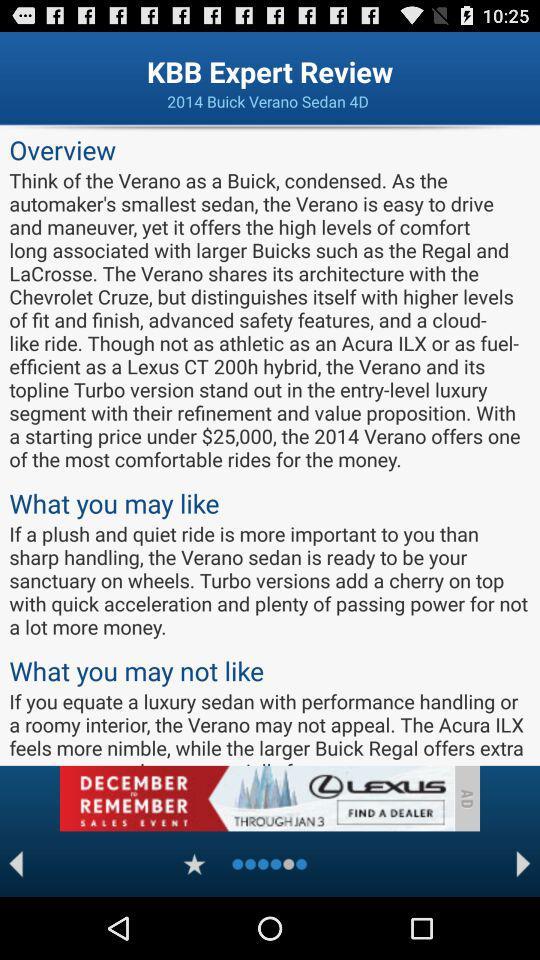 This screenshot has height=960, width=540. I want to click on the arrow_backward icon, so click(15, 924).